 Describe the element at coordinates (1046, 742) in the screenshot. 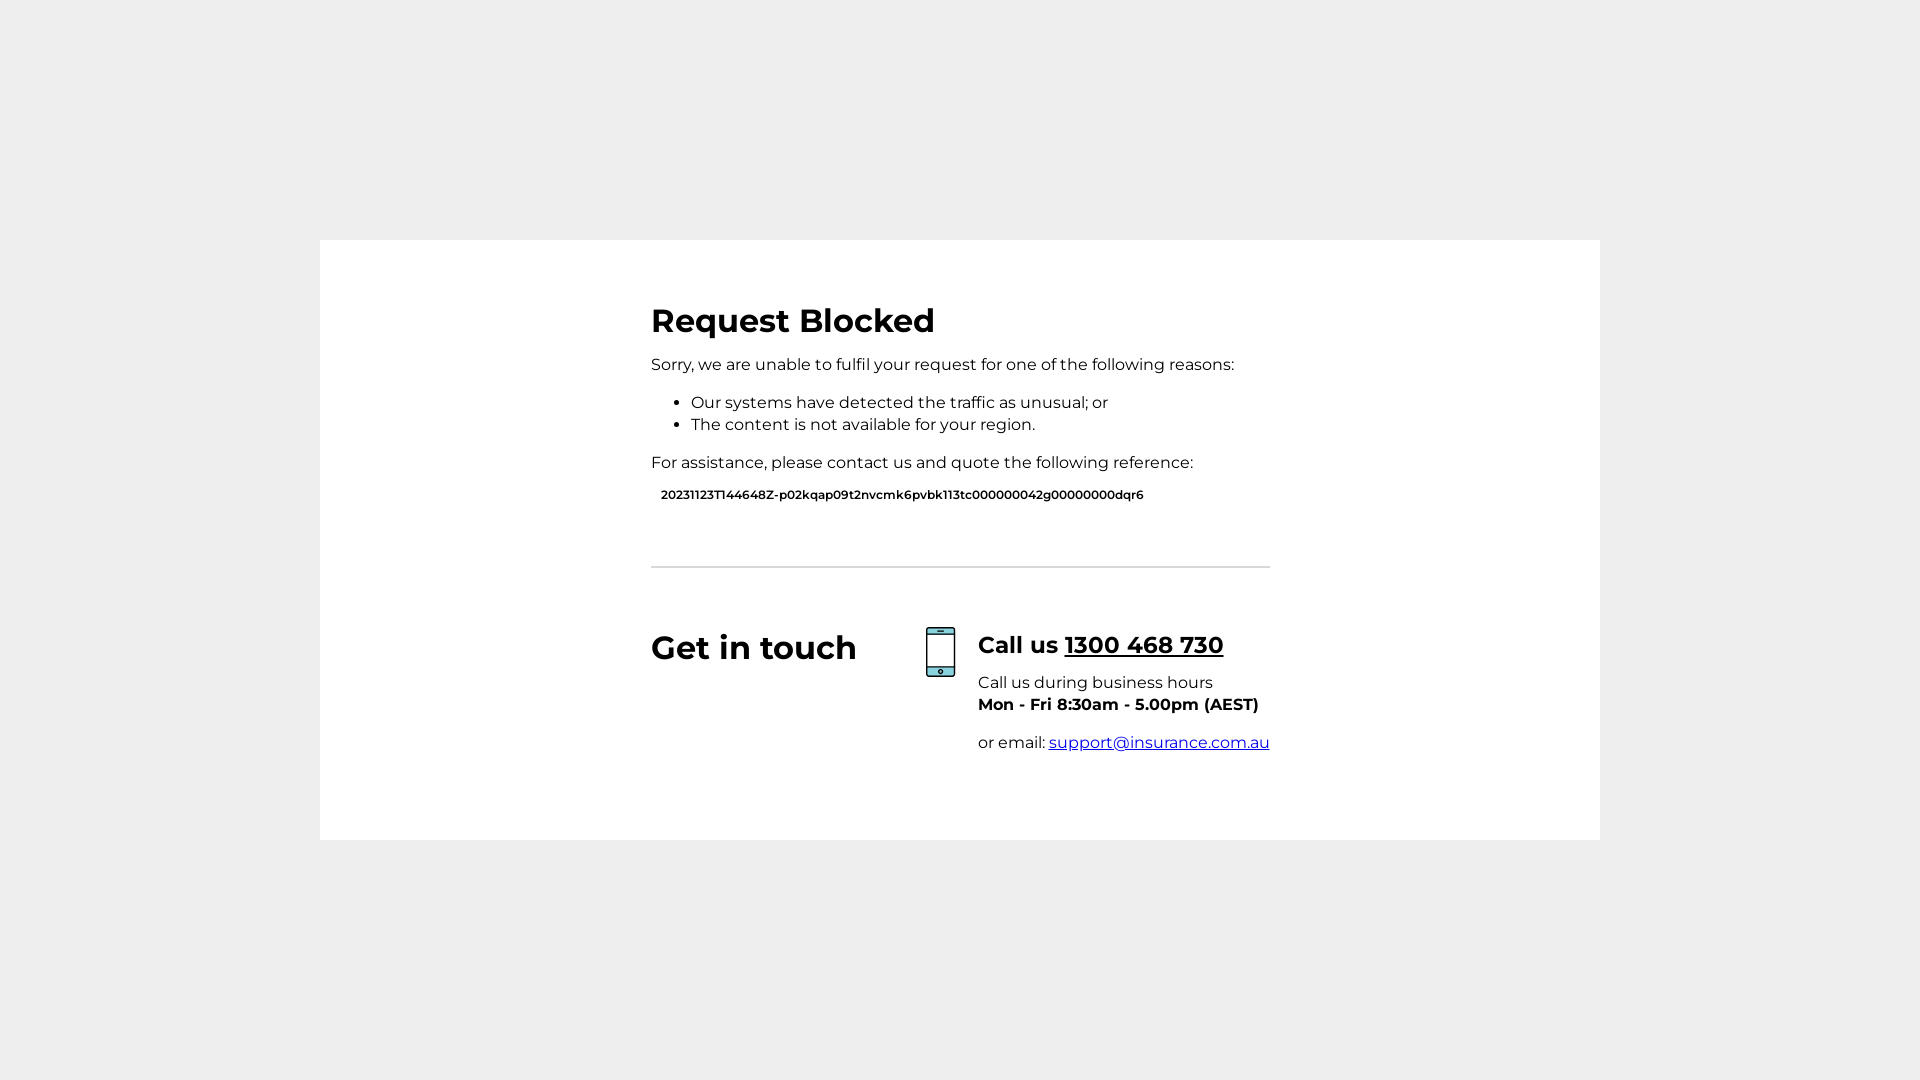

I see `'support@insurance.com.au'` at that location.